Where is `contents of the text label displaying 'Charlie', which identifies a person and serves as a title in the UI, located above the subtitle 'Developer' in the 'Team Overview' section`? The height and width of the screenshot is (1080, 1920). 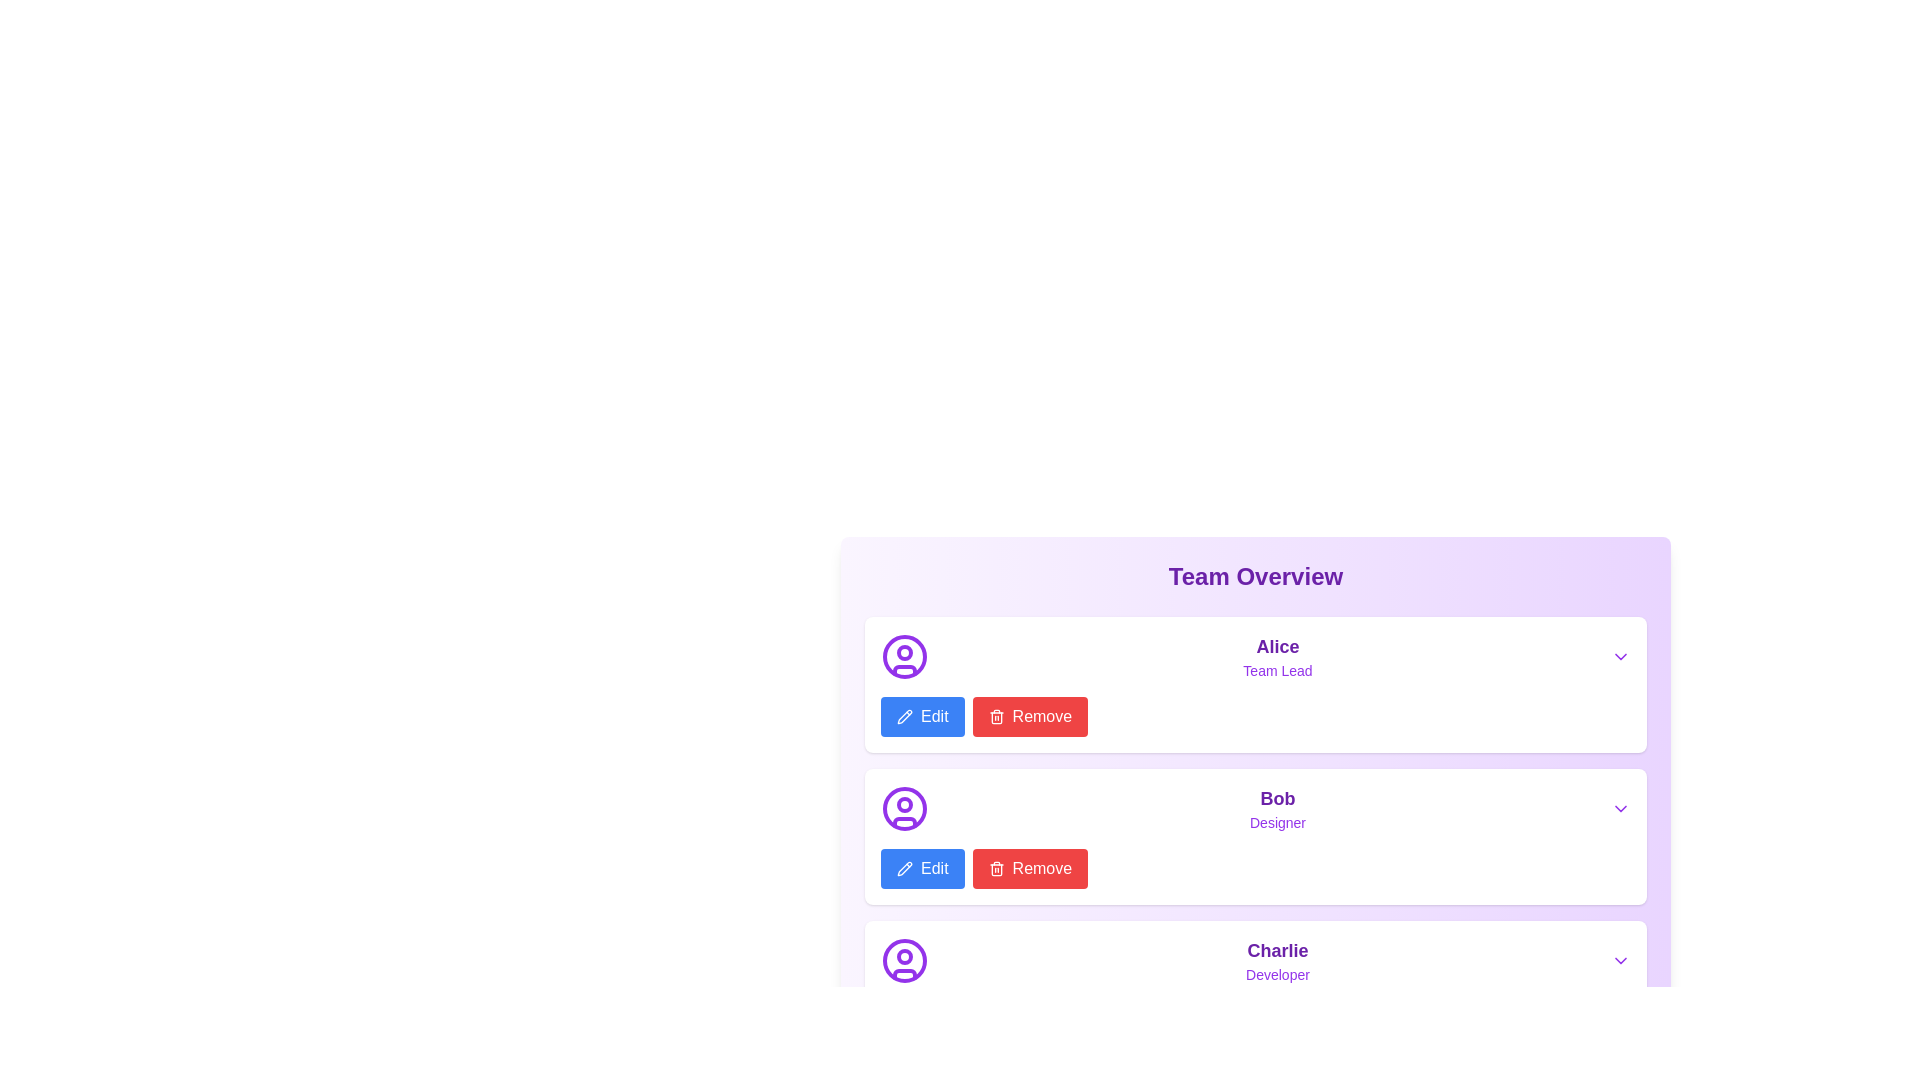
contents of the text label displaying 'Charlie', which identifies a person and serves as a title in the UI, located above the subtitle 'Developer' in the 'Team Overview' section is located at coordinates (1276, 950).